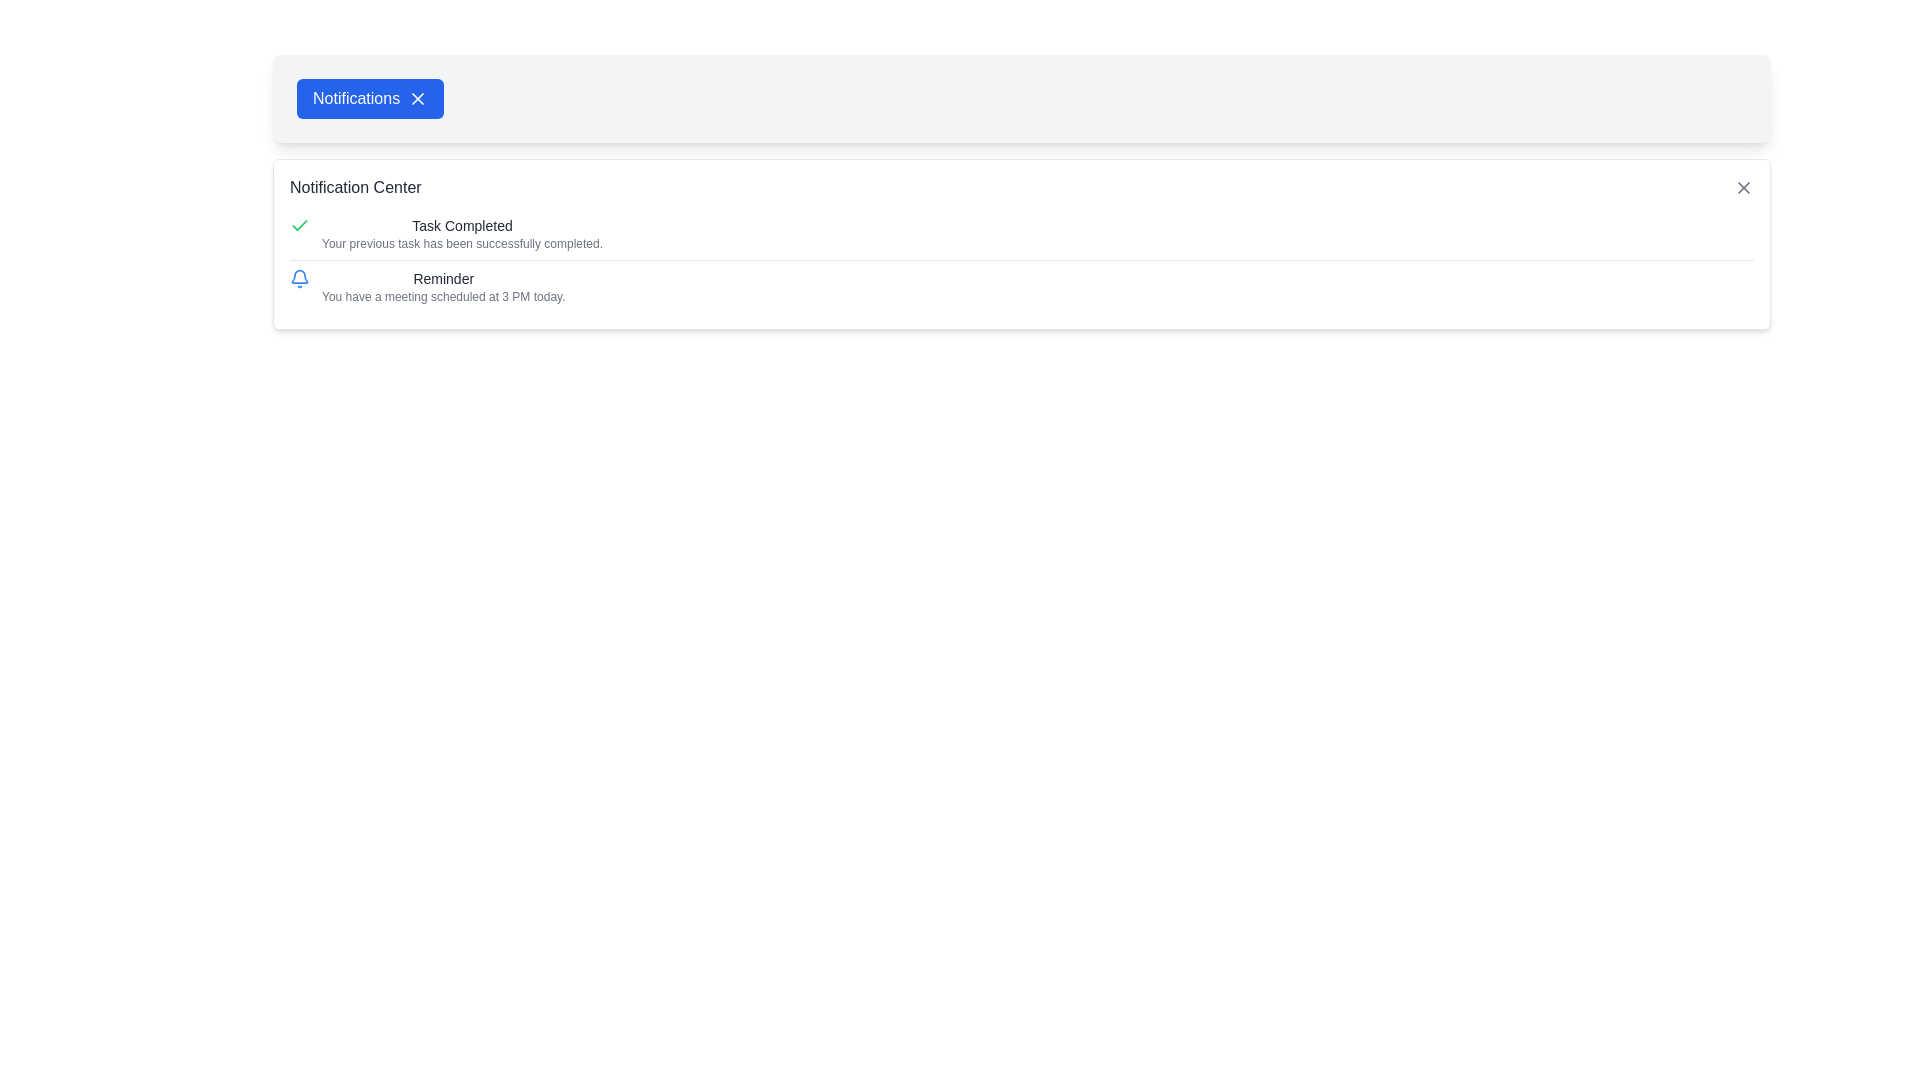 The height and width of the screenshot is (1080, 1920). What do you see at coordinates (1022, 286) in the screenshot?
I see `the notification item that reminds the user about the upcoming meeting scheduled for 3 PM today, which is the second item in the notification center` at bounding box center [1022, 286].